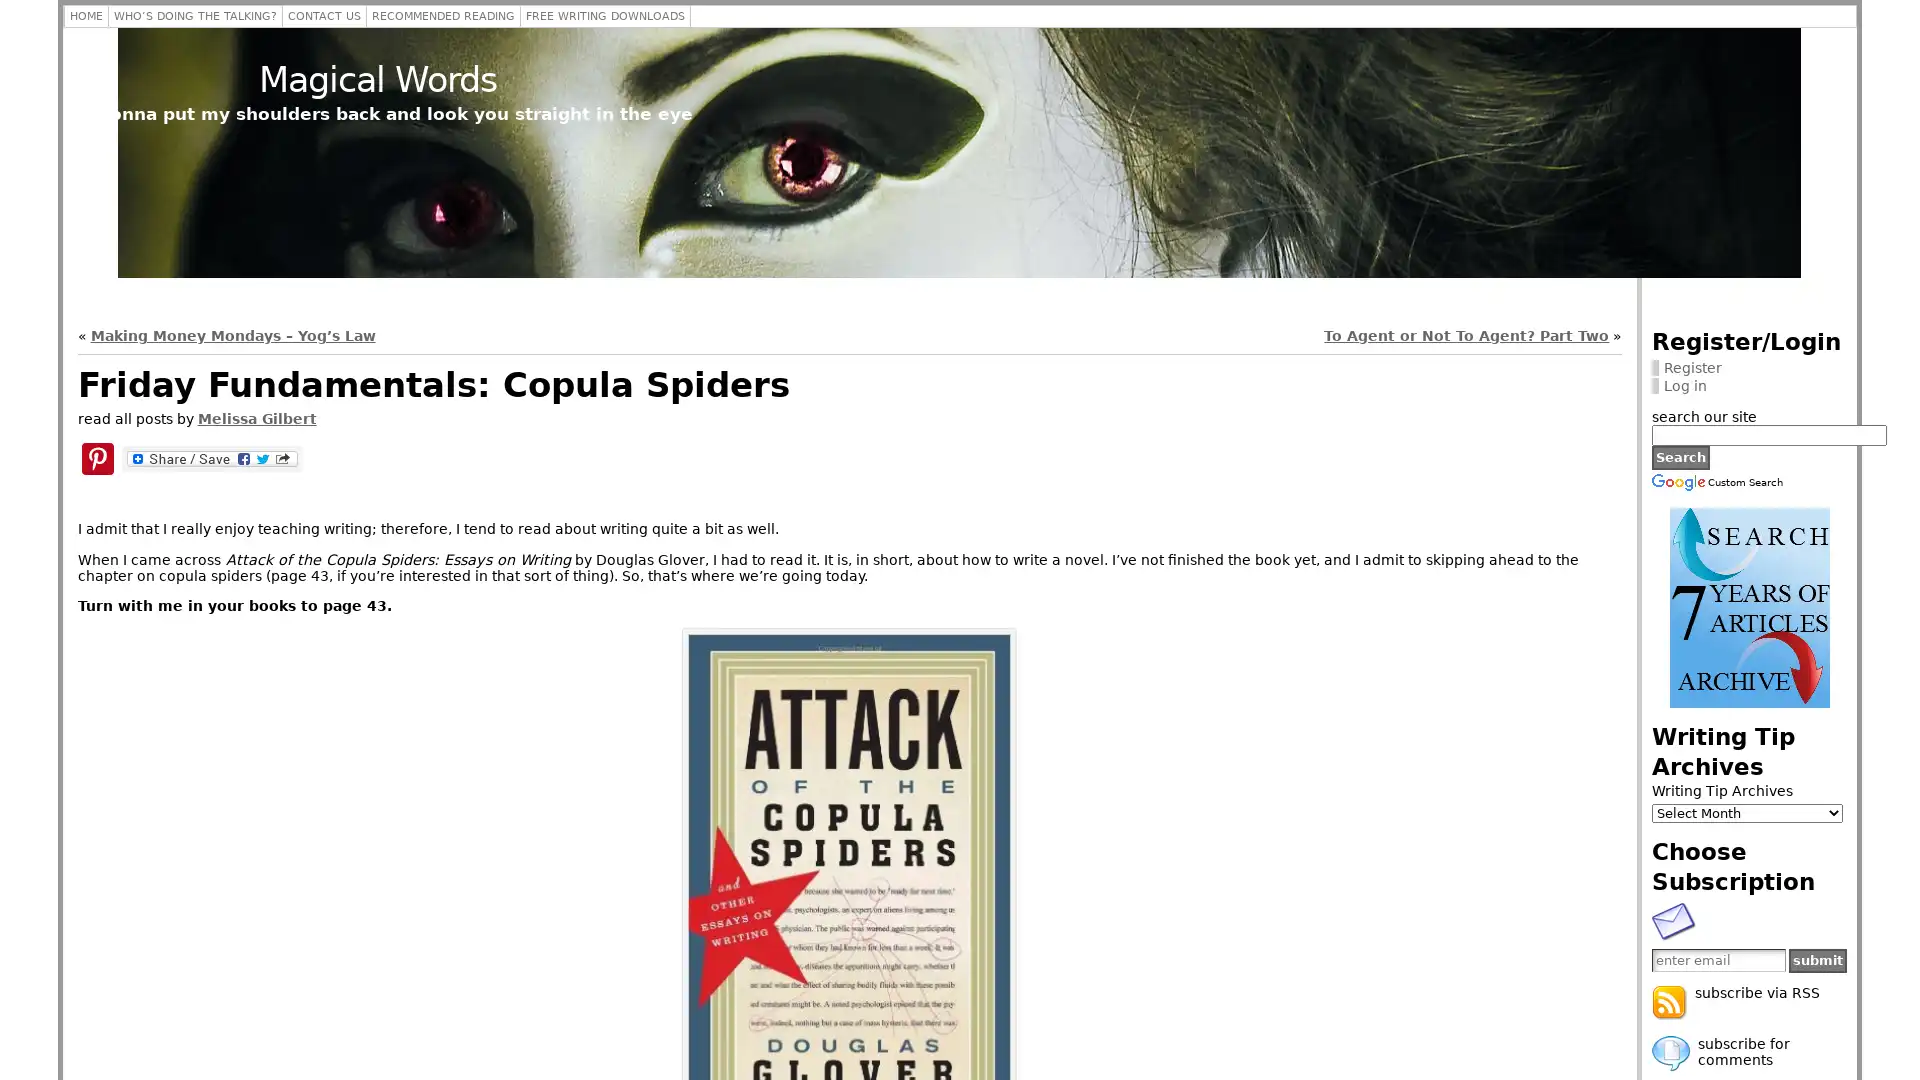 This screenshot has height=1080, width=1920. What do you see at coordinates (1680, 456) in the screenshot?
I see `Search` at bounding box center [1680, 456].